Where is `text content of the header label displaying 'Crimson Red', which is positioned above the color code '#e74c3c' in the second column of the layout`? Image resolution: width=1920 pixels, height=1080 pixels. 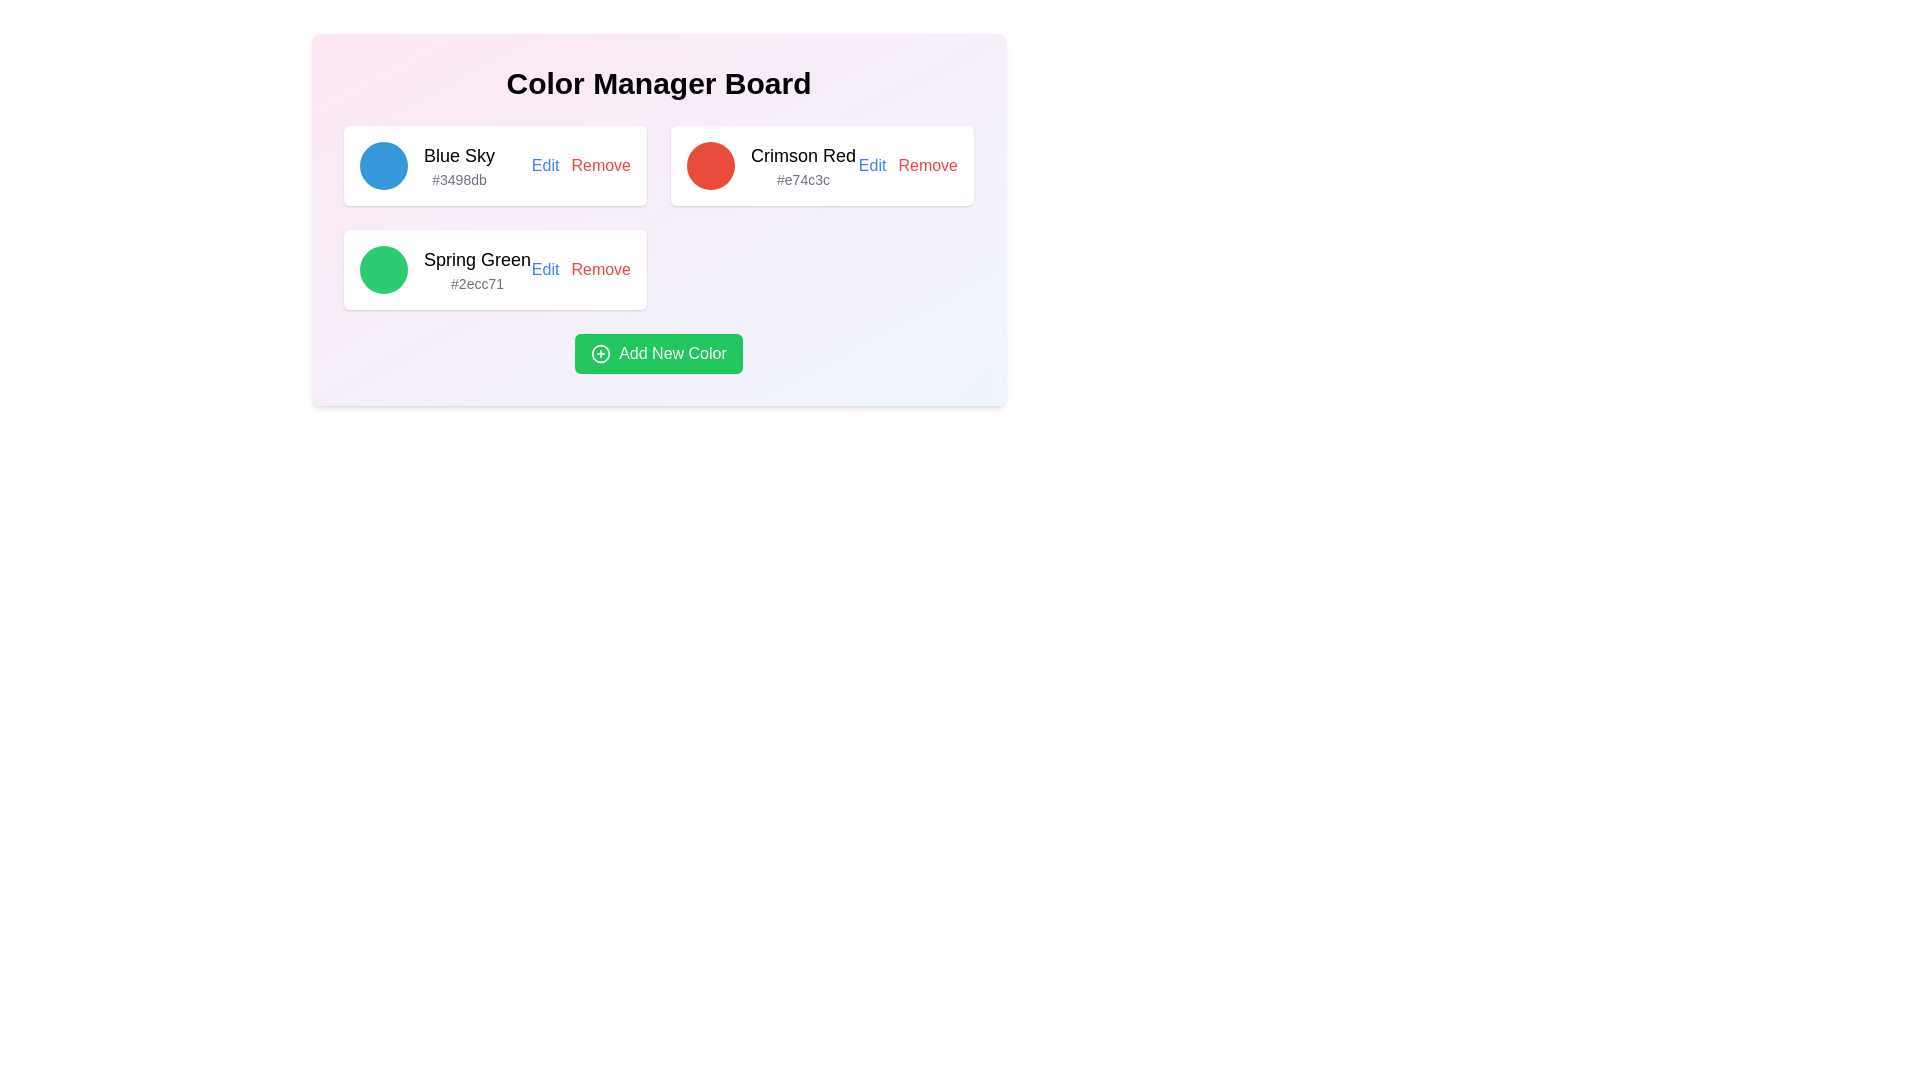 text content of the header label displaying 'Crimson Red', which is positioned above the color code '#e74c3c' in the second column of the layout is located at coordinates (803, 154).